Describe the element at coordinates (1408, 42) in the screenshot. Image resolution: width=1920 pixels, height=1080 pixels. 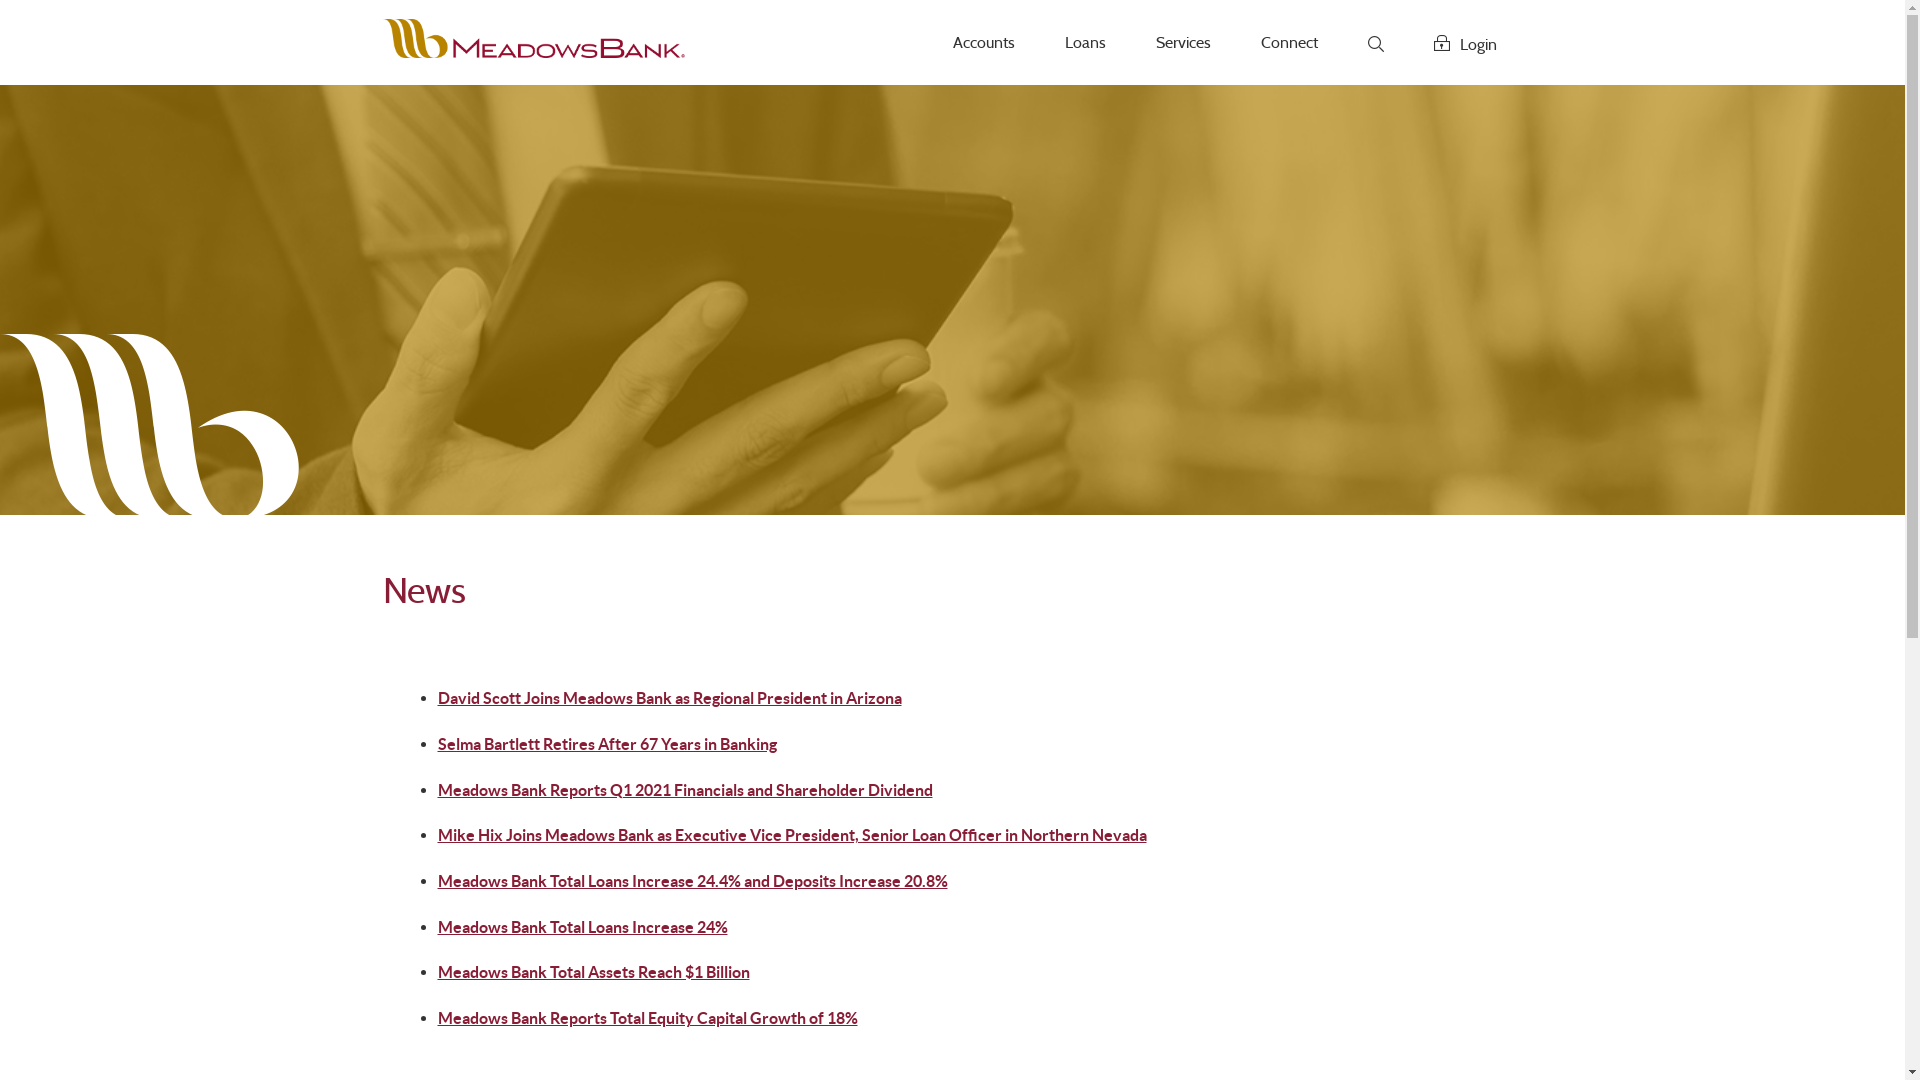
I see `'Login'` at that location.